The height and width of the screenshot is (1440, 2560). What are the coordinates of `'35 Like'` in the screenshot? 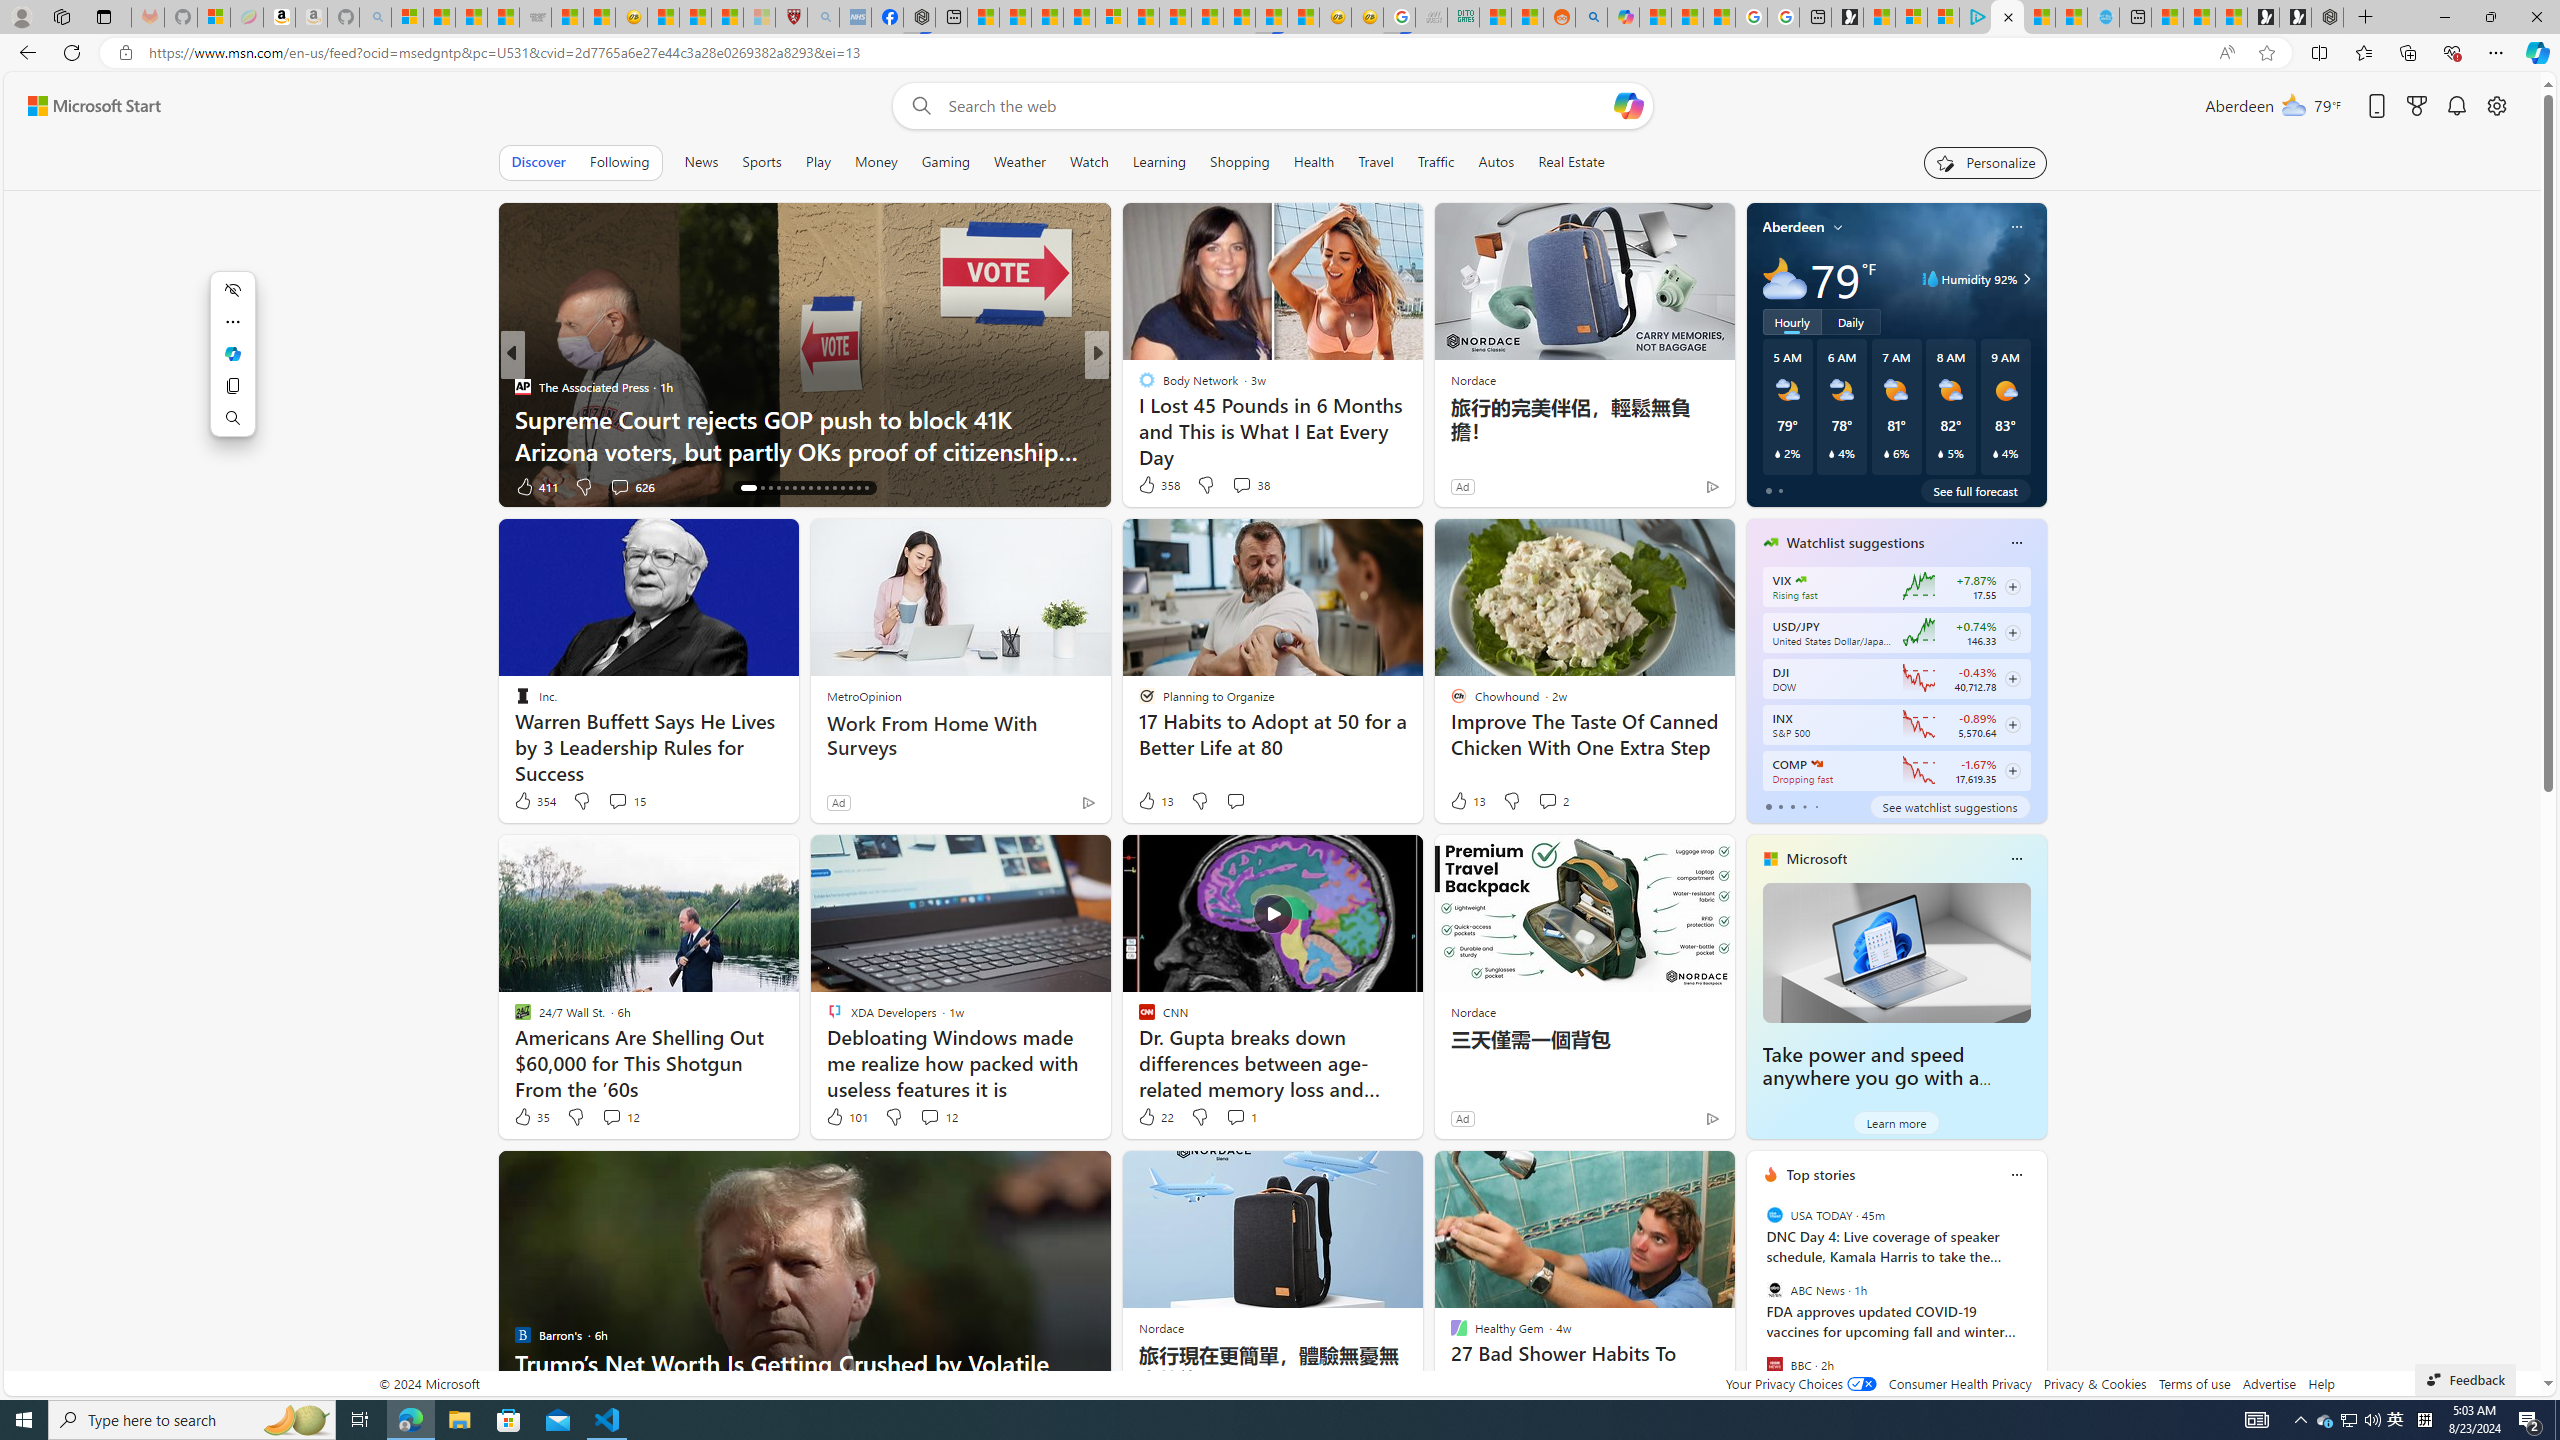 It's located at (530, 1115).